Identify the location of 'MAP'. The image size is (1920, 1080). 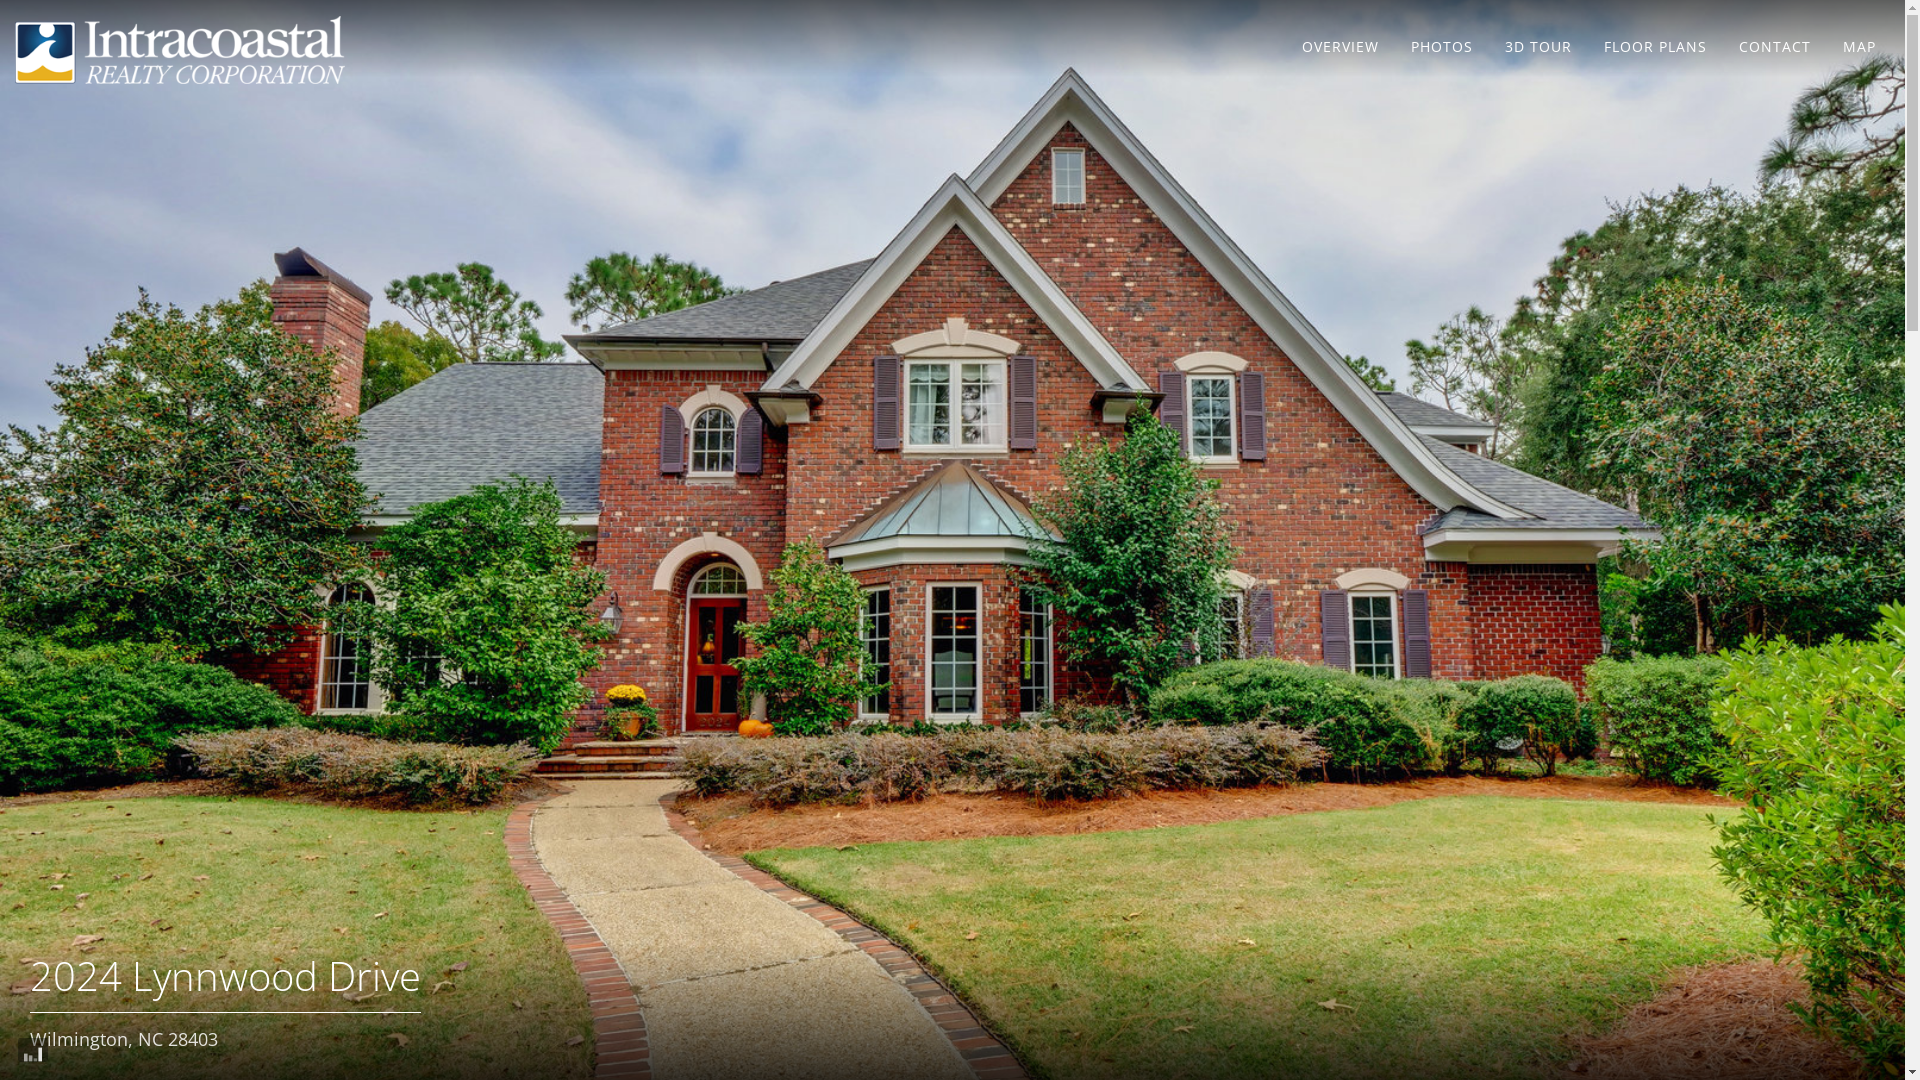
(1858, 45).